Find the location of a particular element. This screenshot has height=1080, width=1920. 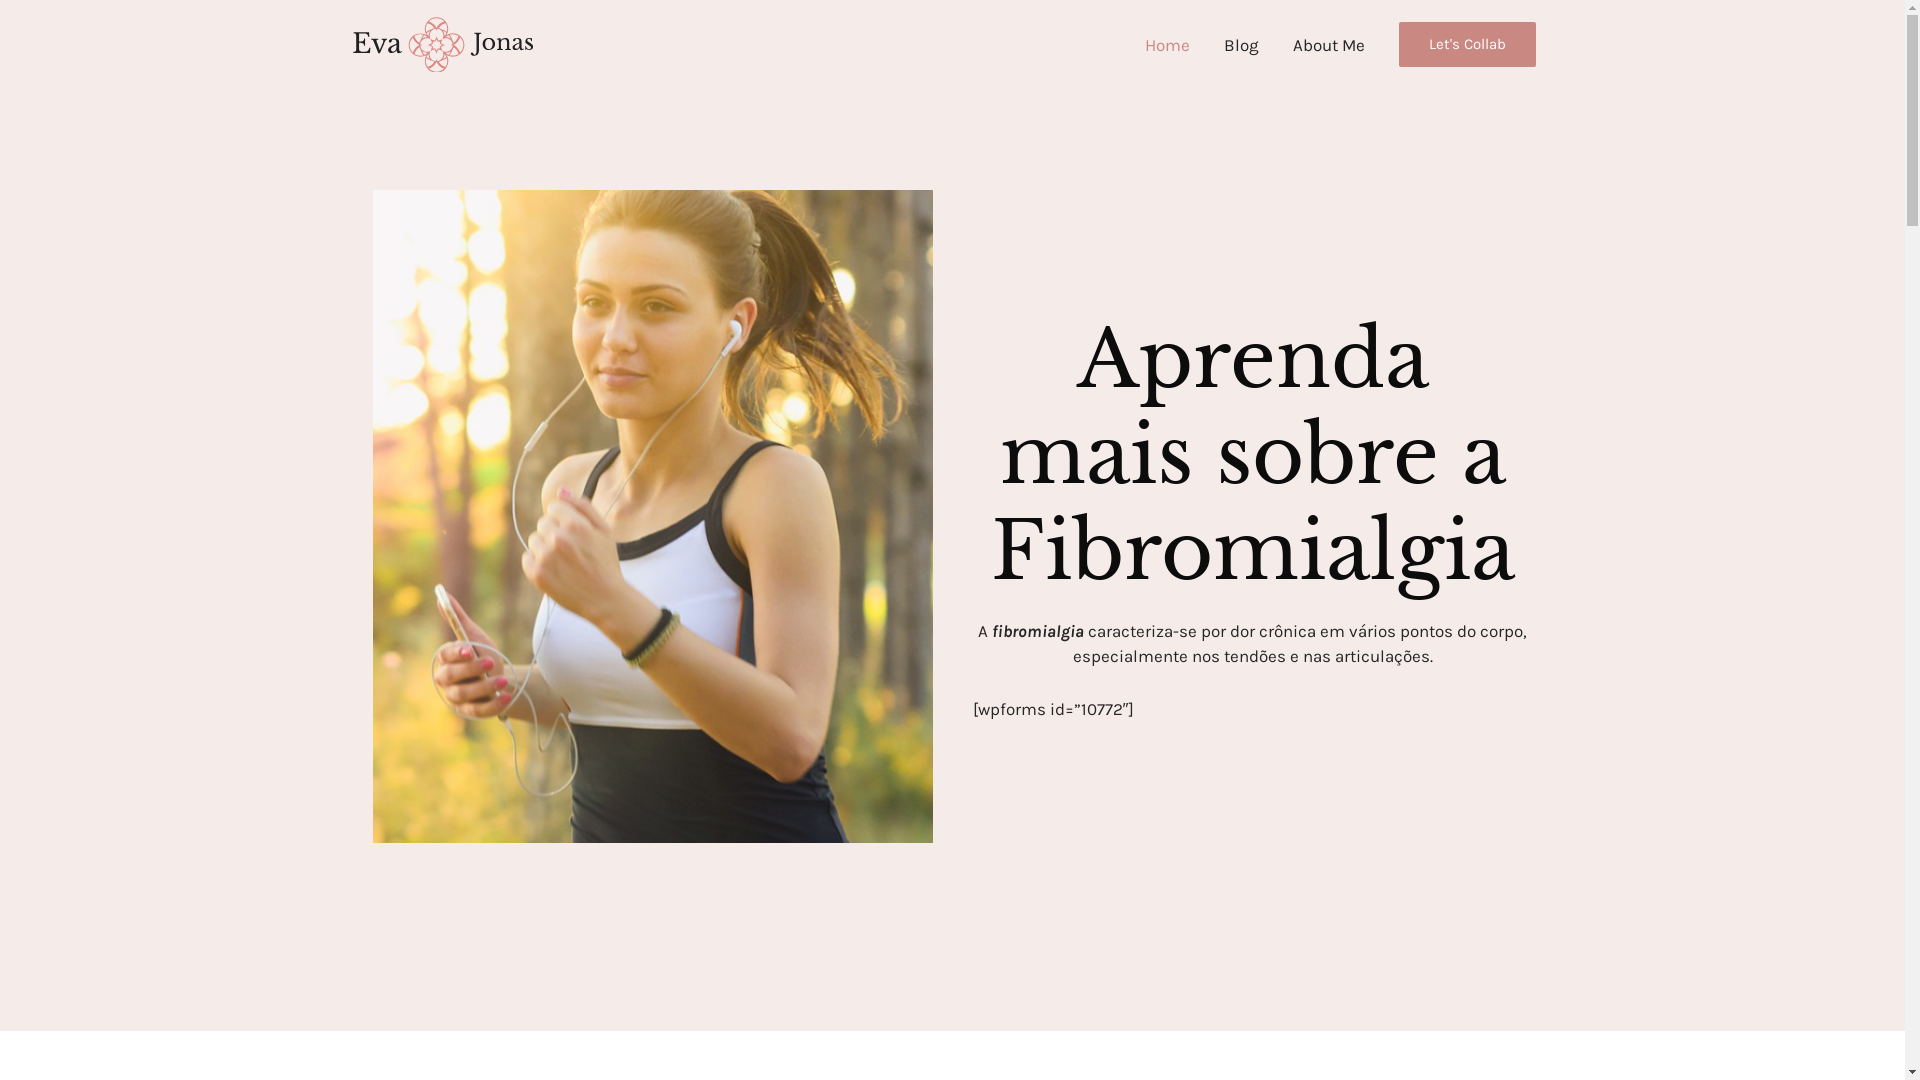

'Home' is located at coordinates (1128, 45).